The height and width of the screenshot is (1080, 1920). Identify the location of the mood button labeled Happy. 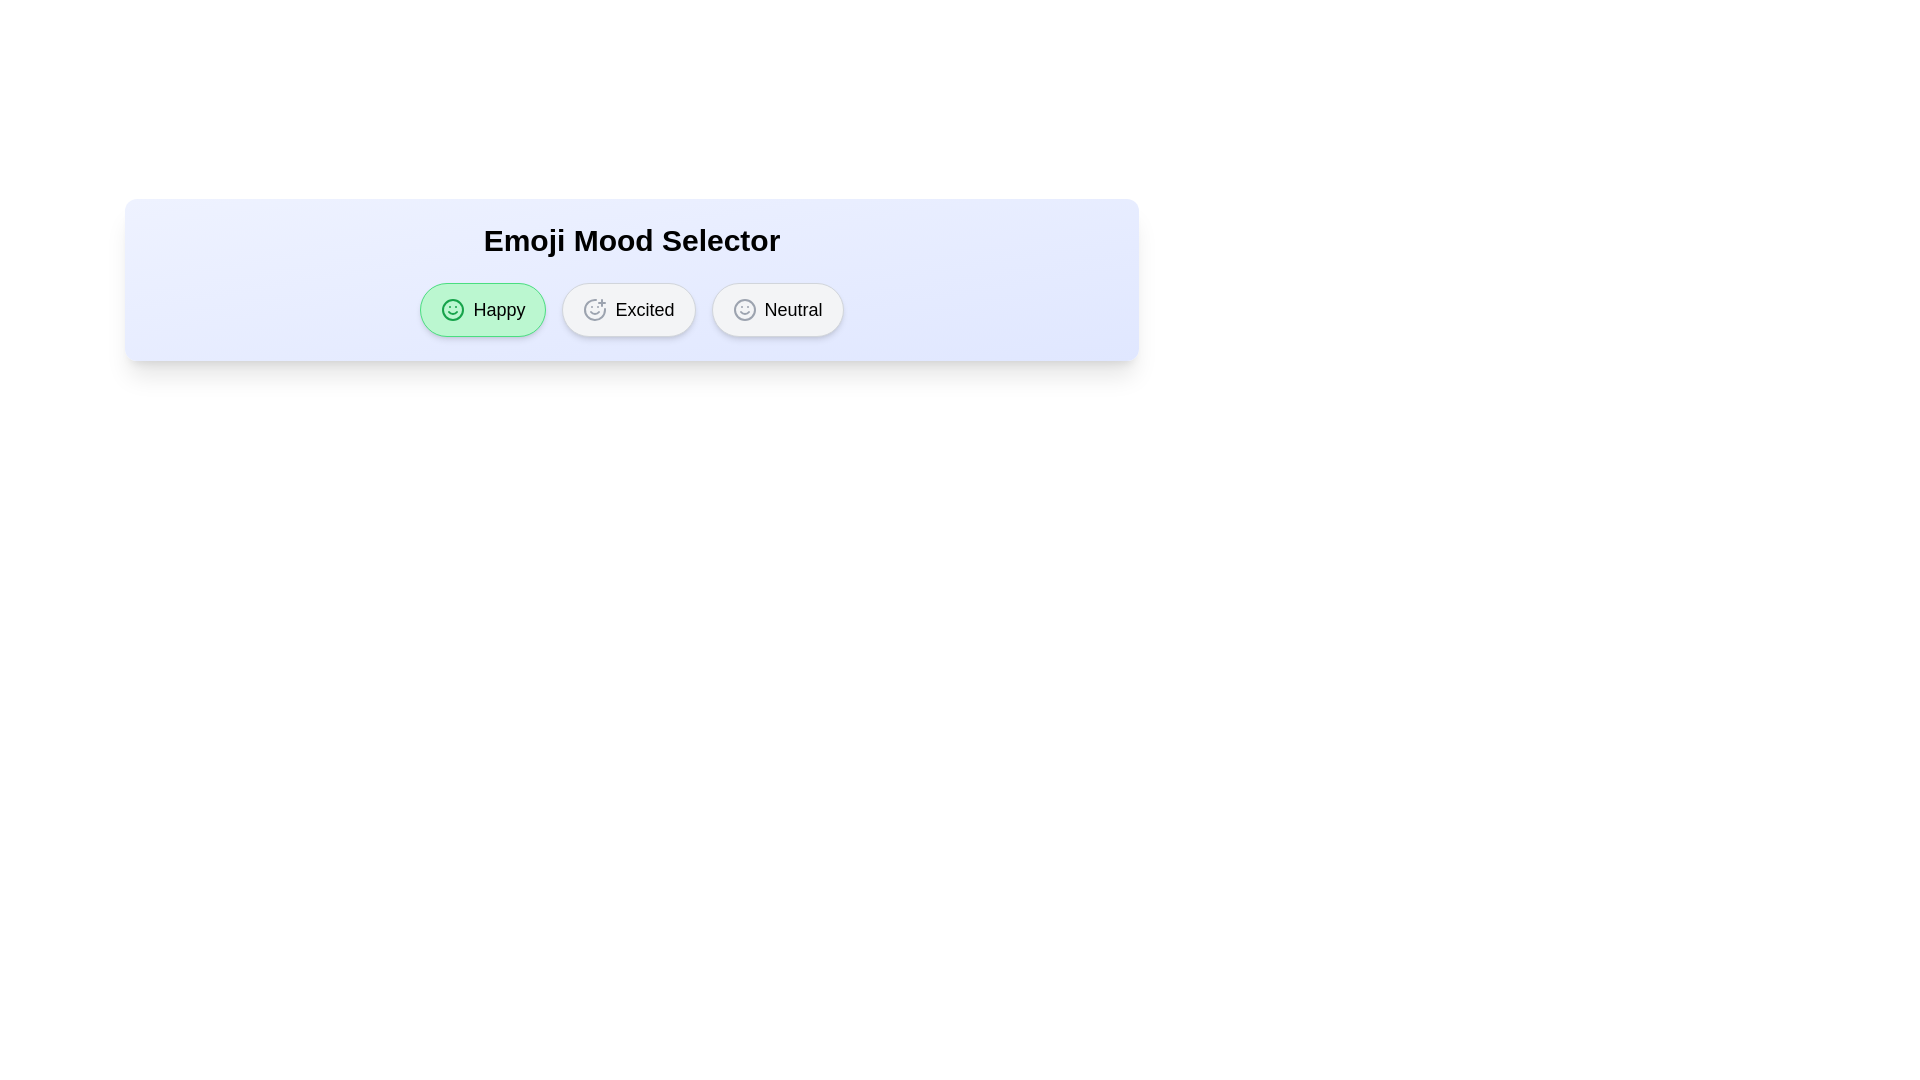
(483, 309).